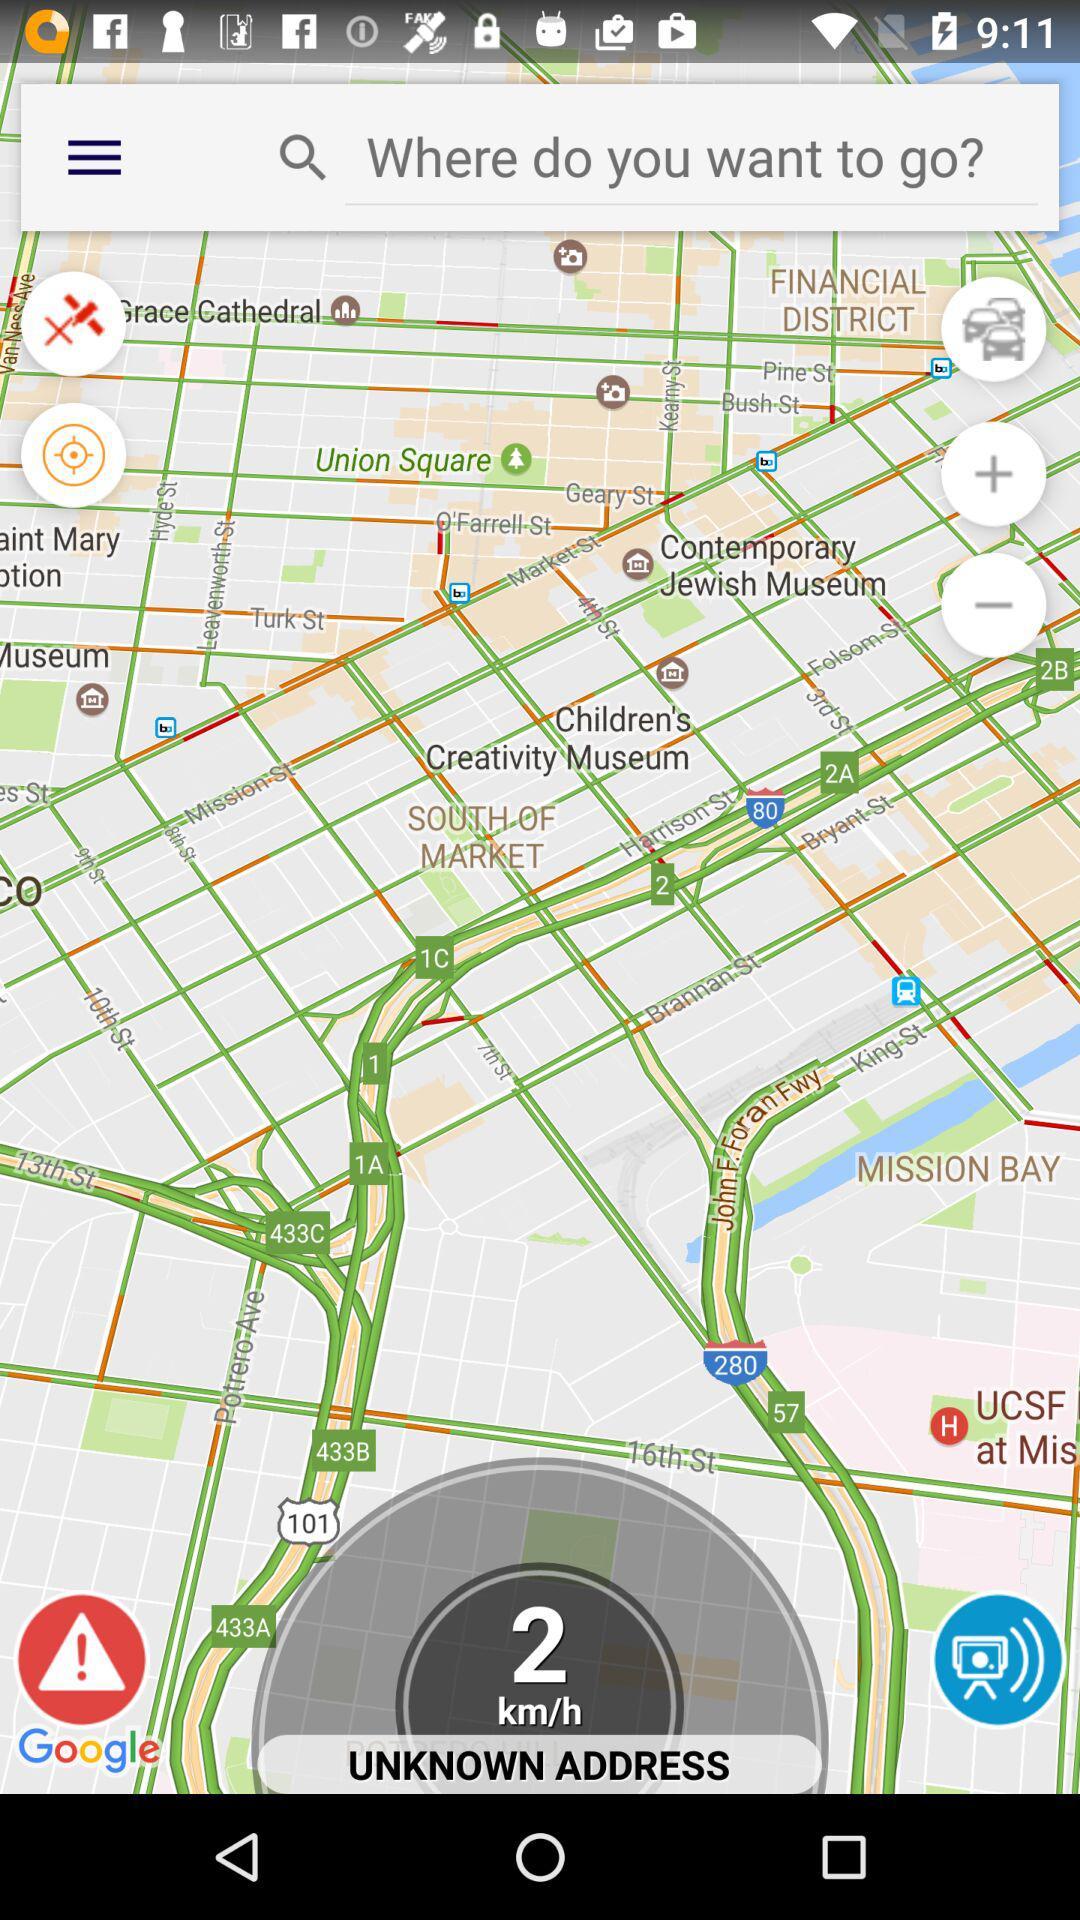 The width and height of the screenshot is (1080, 1920). I want to click on search bar, so click(690, 155).